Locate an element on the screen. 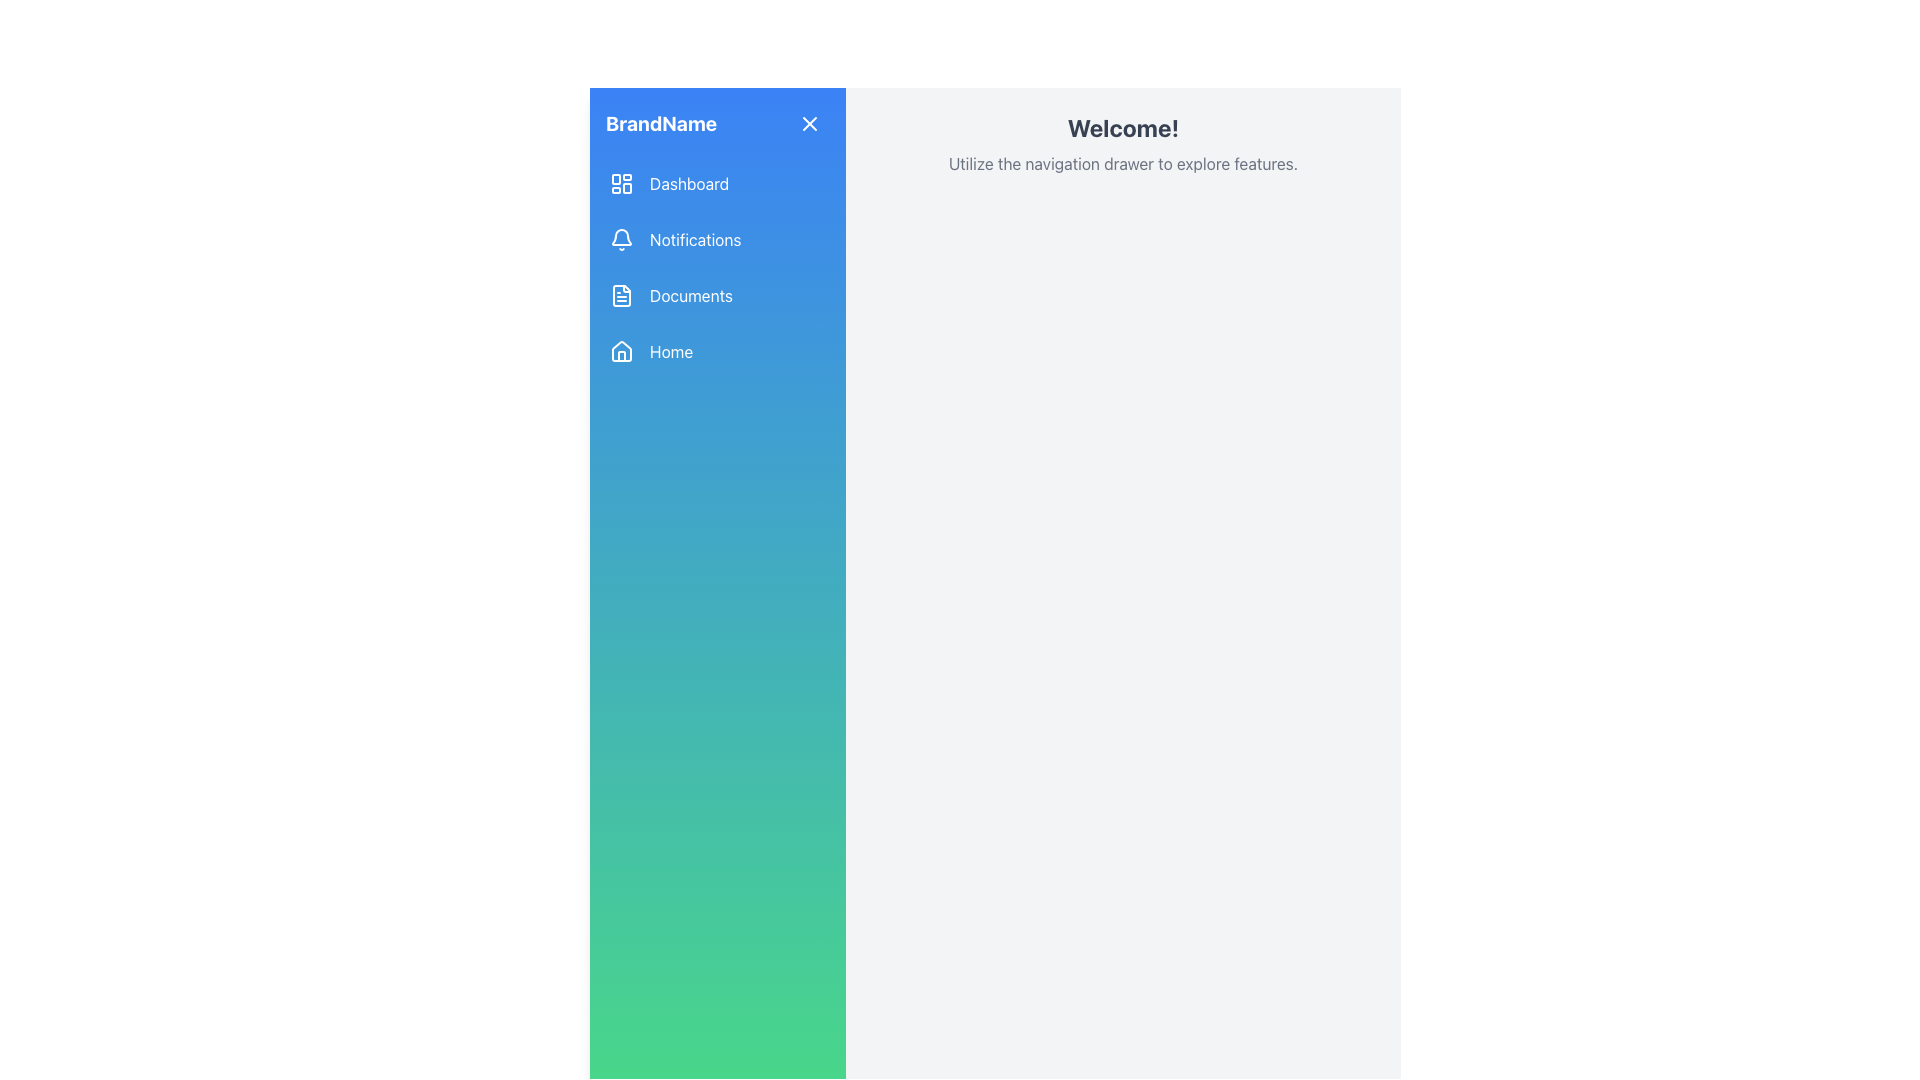  the navigational button located at the top of the vertical navigation menu in the leftmost sidebar, which redirects to the Dashboard section is located at coordinates (668, 184).